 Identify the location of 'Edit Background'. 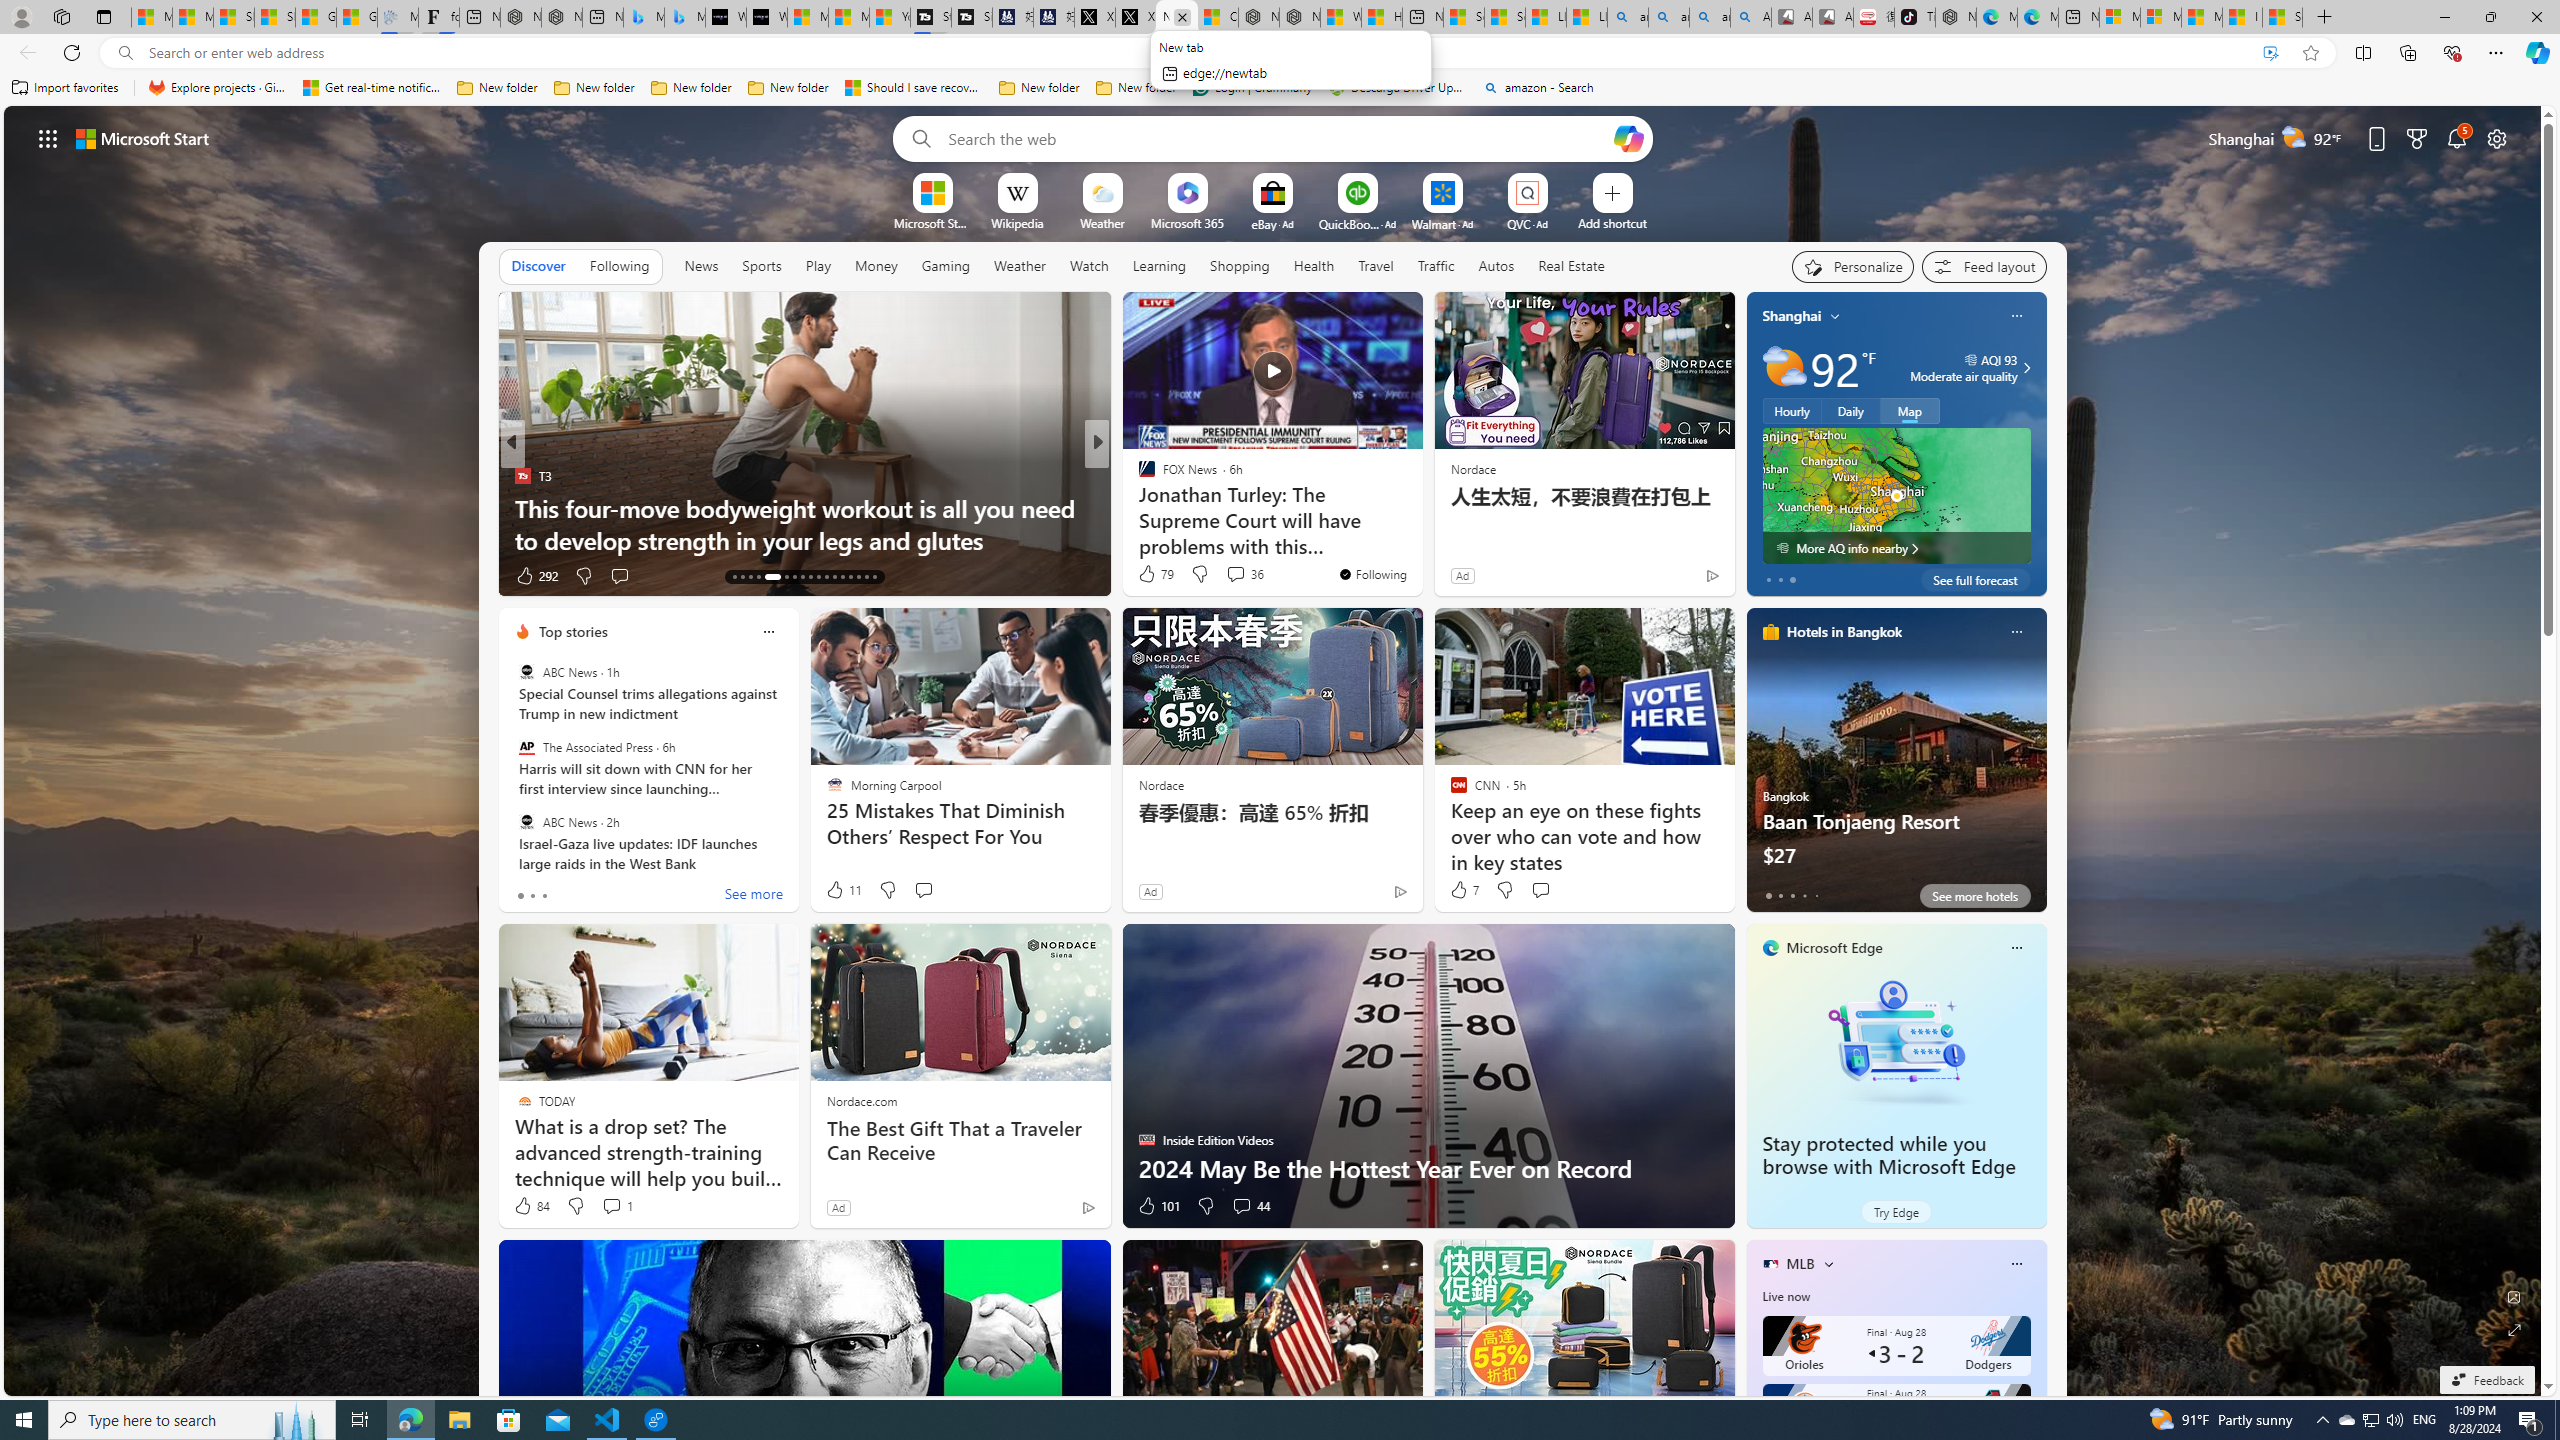
(2515, 1295).